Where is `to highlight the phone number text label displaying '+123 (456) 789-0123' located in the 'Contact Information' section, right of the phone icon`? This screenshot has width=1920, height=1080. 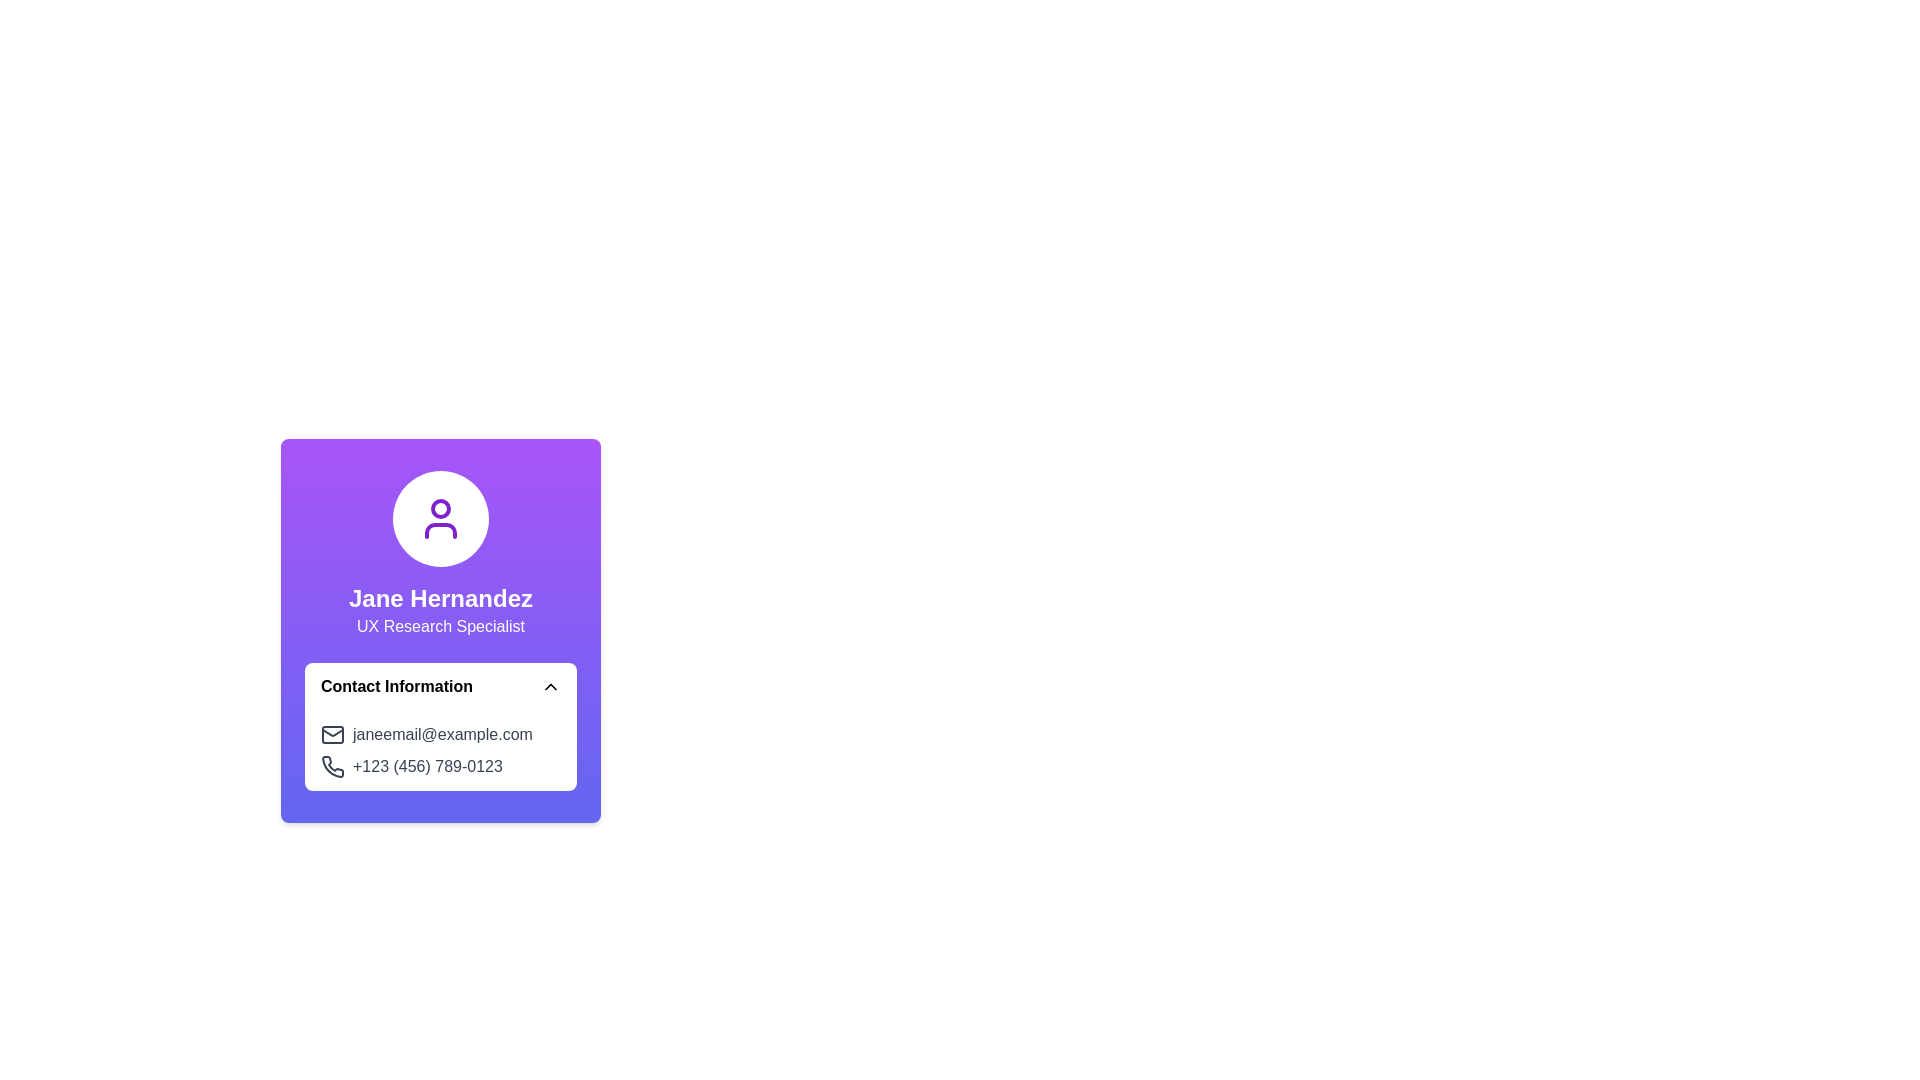 to highlight the phone number text label displaying '+123 (456) 789-0123' located in the 'Contact Information' section, right of the phone icon is located at coordinates (426, 766).